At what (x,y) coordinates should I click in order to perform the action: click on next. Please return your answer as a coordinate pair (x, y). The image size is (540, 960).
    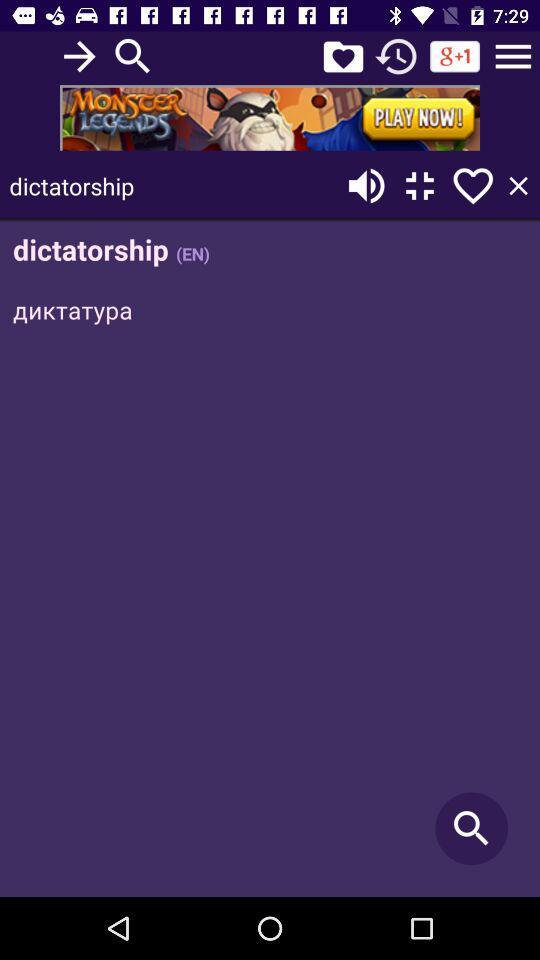
    Looking at the image, I should click on (78, 55).